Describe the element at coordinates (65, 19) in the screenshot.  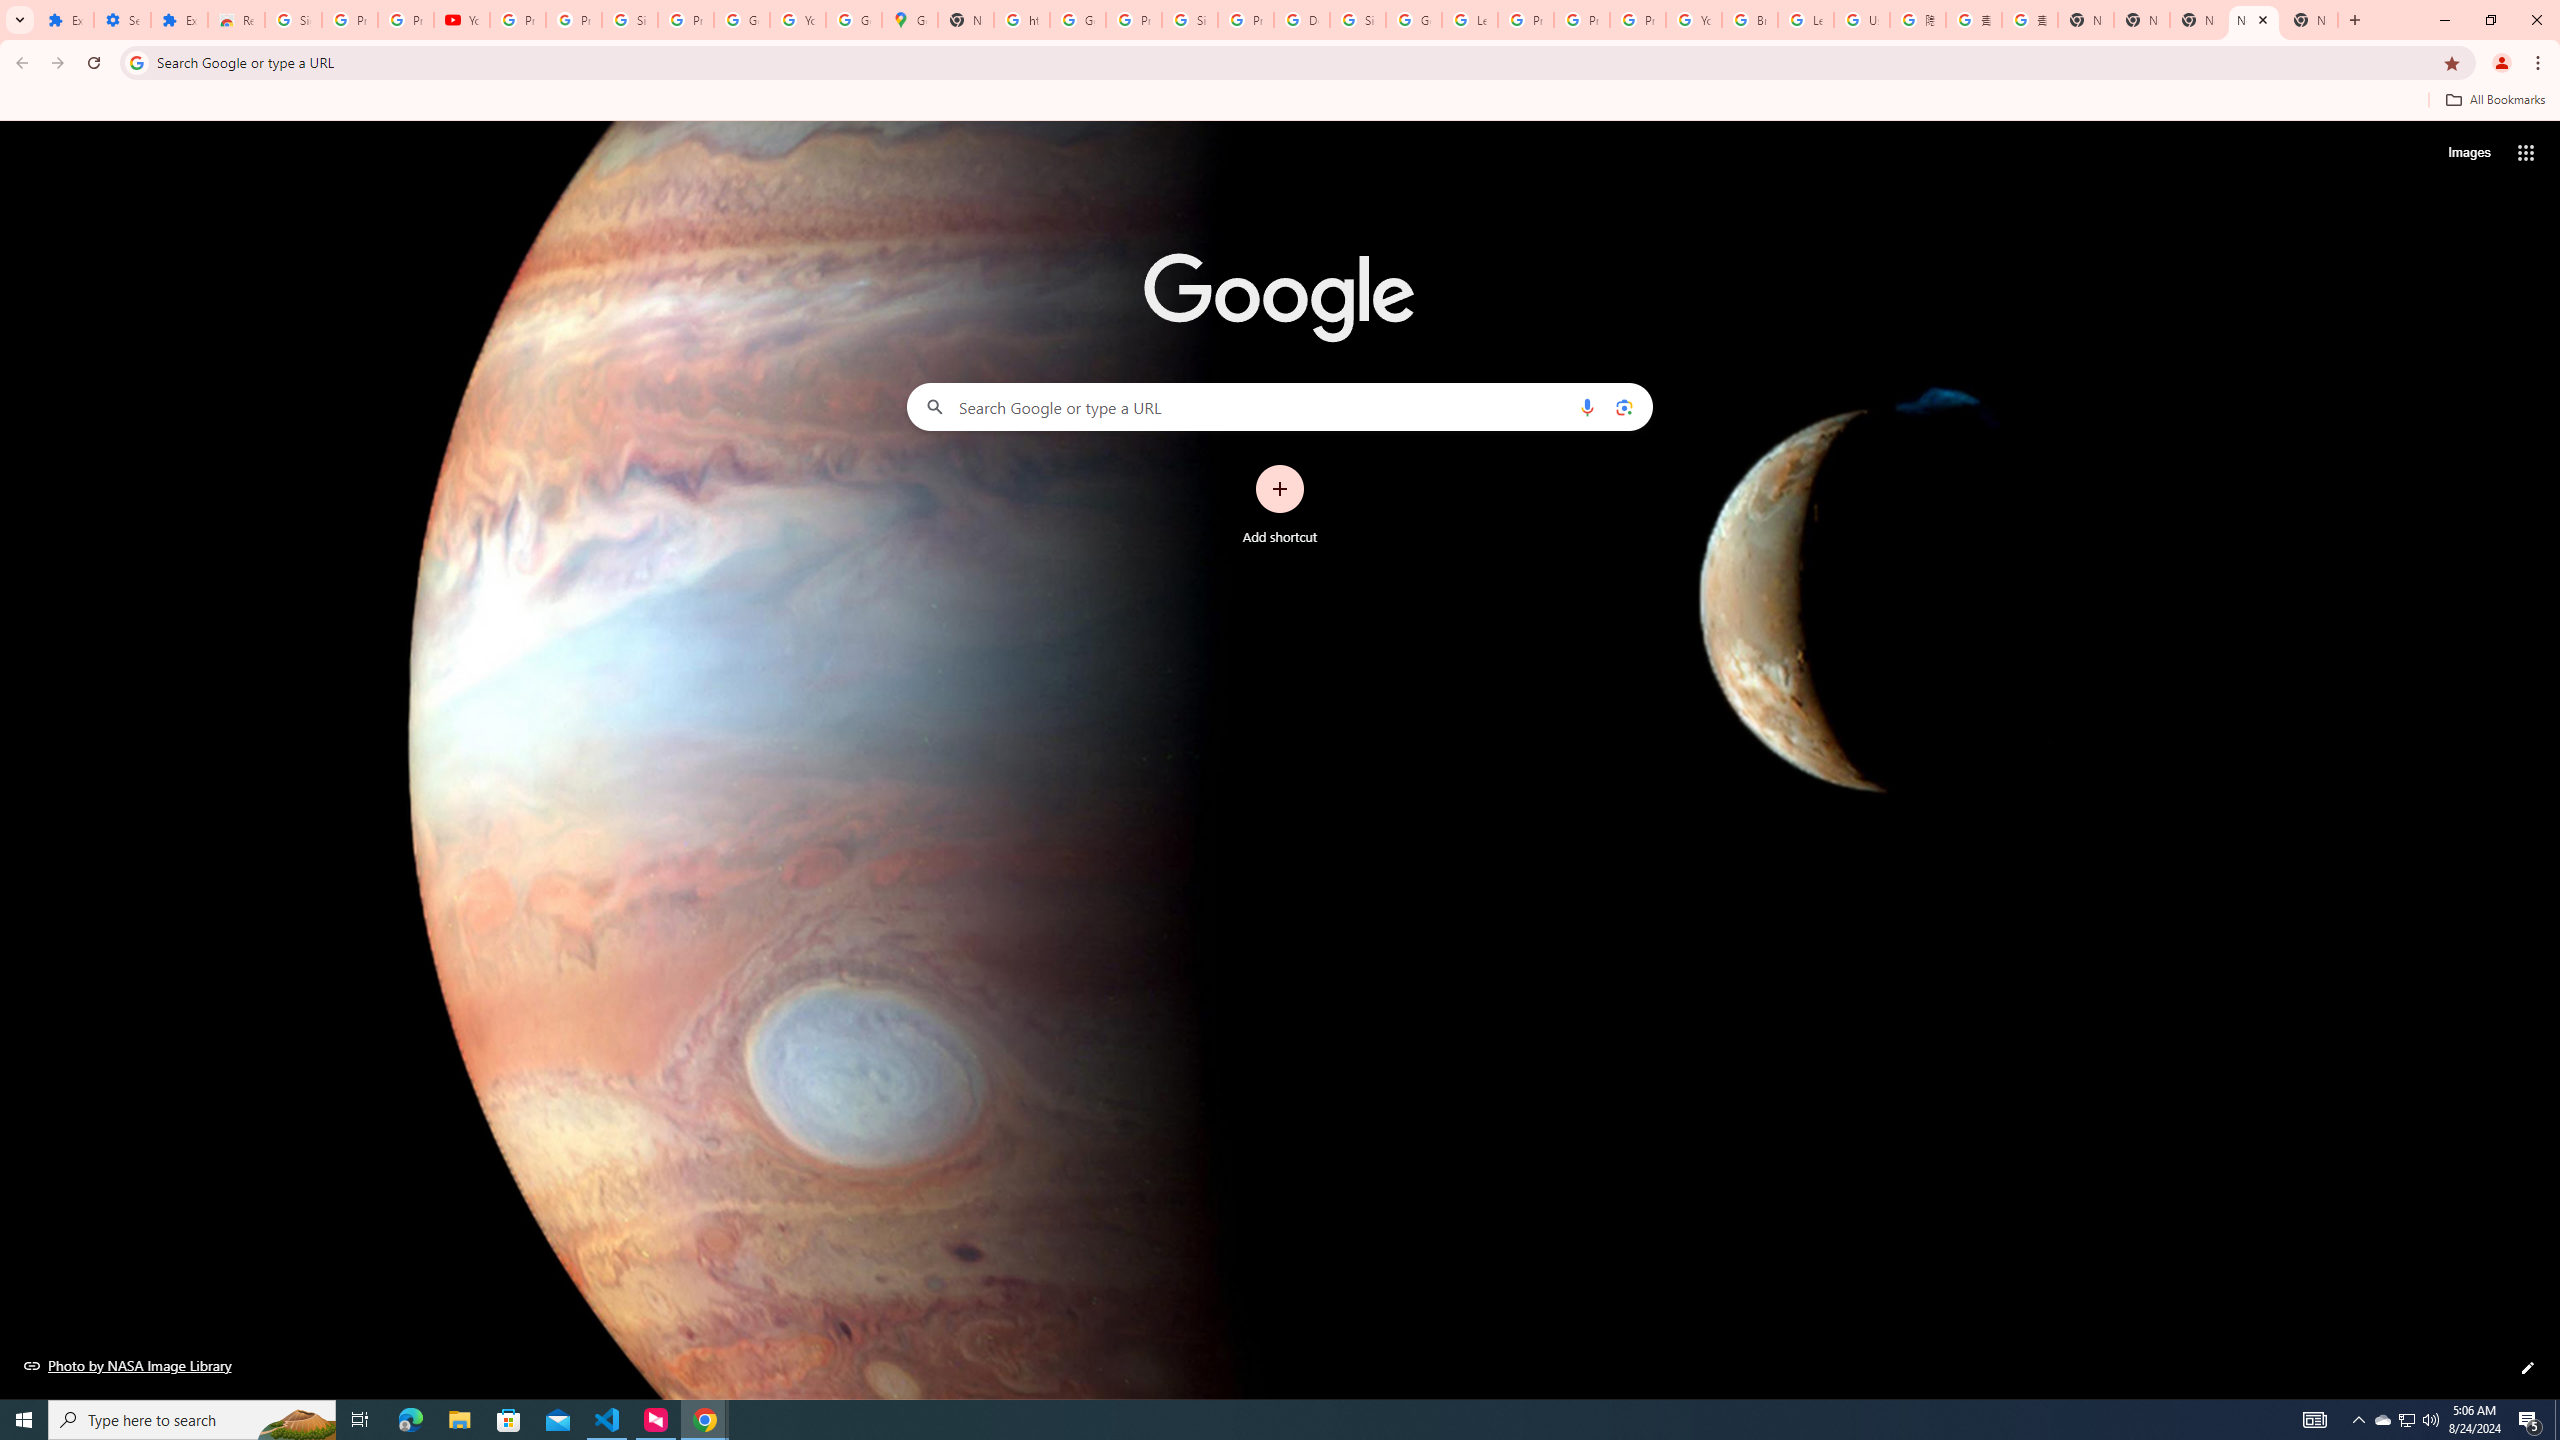
I see `'Extensions'` at that location.